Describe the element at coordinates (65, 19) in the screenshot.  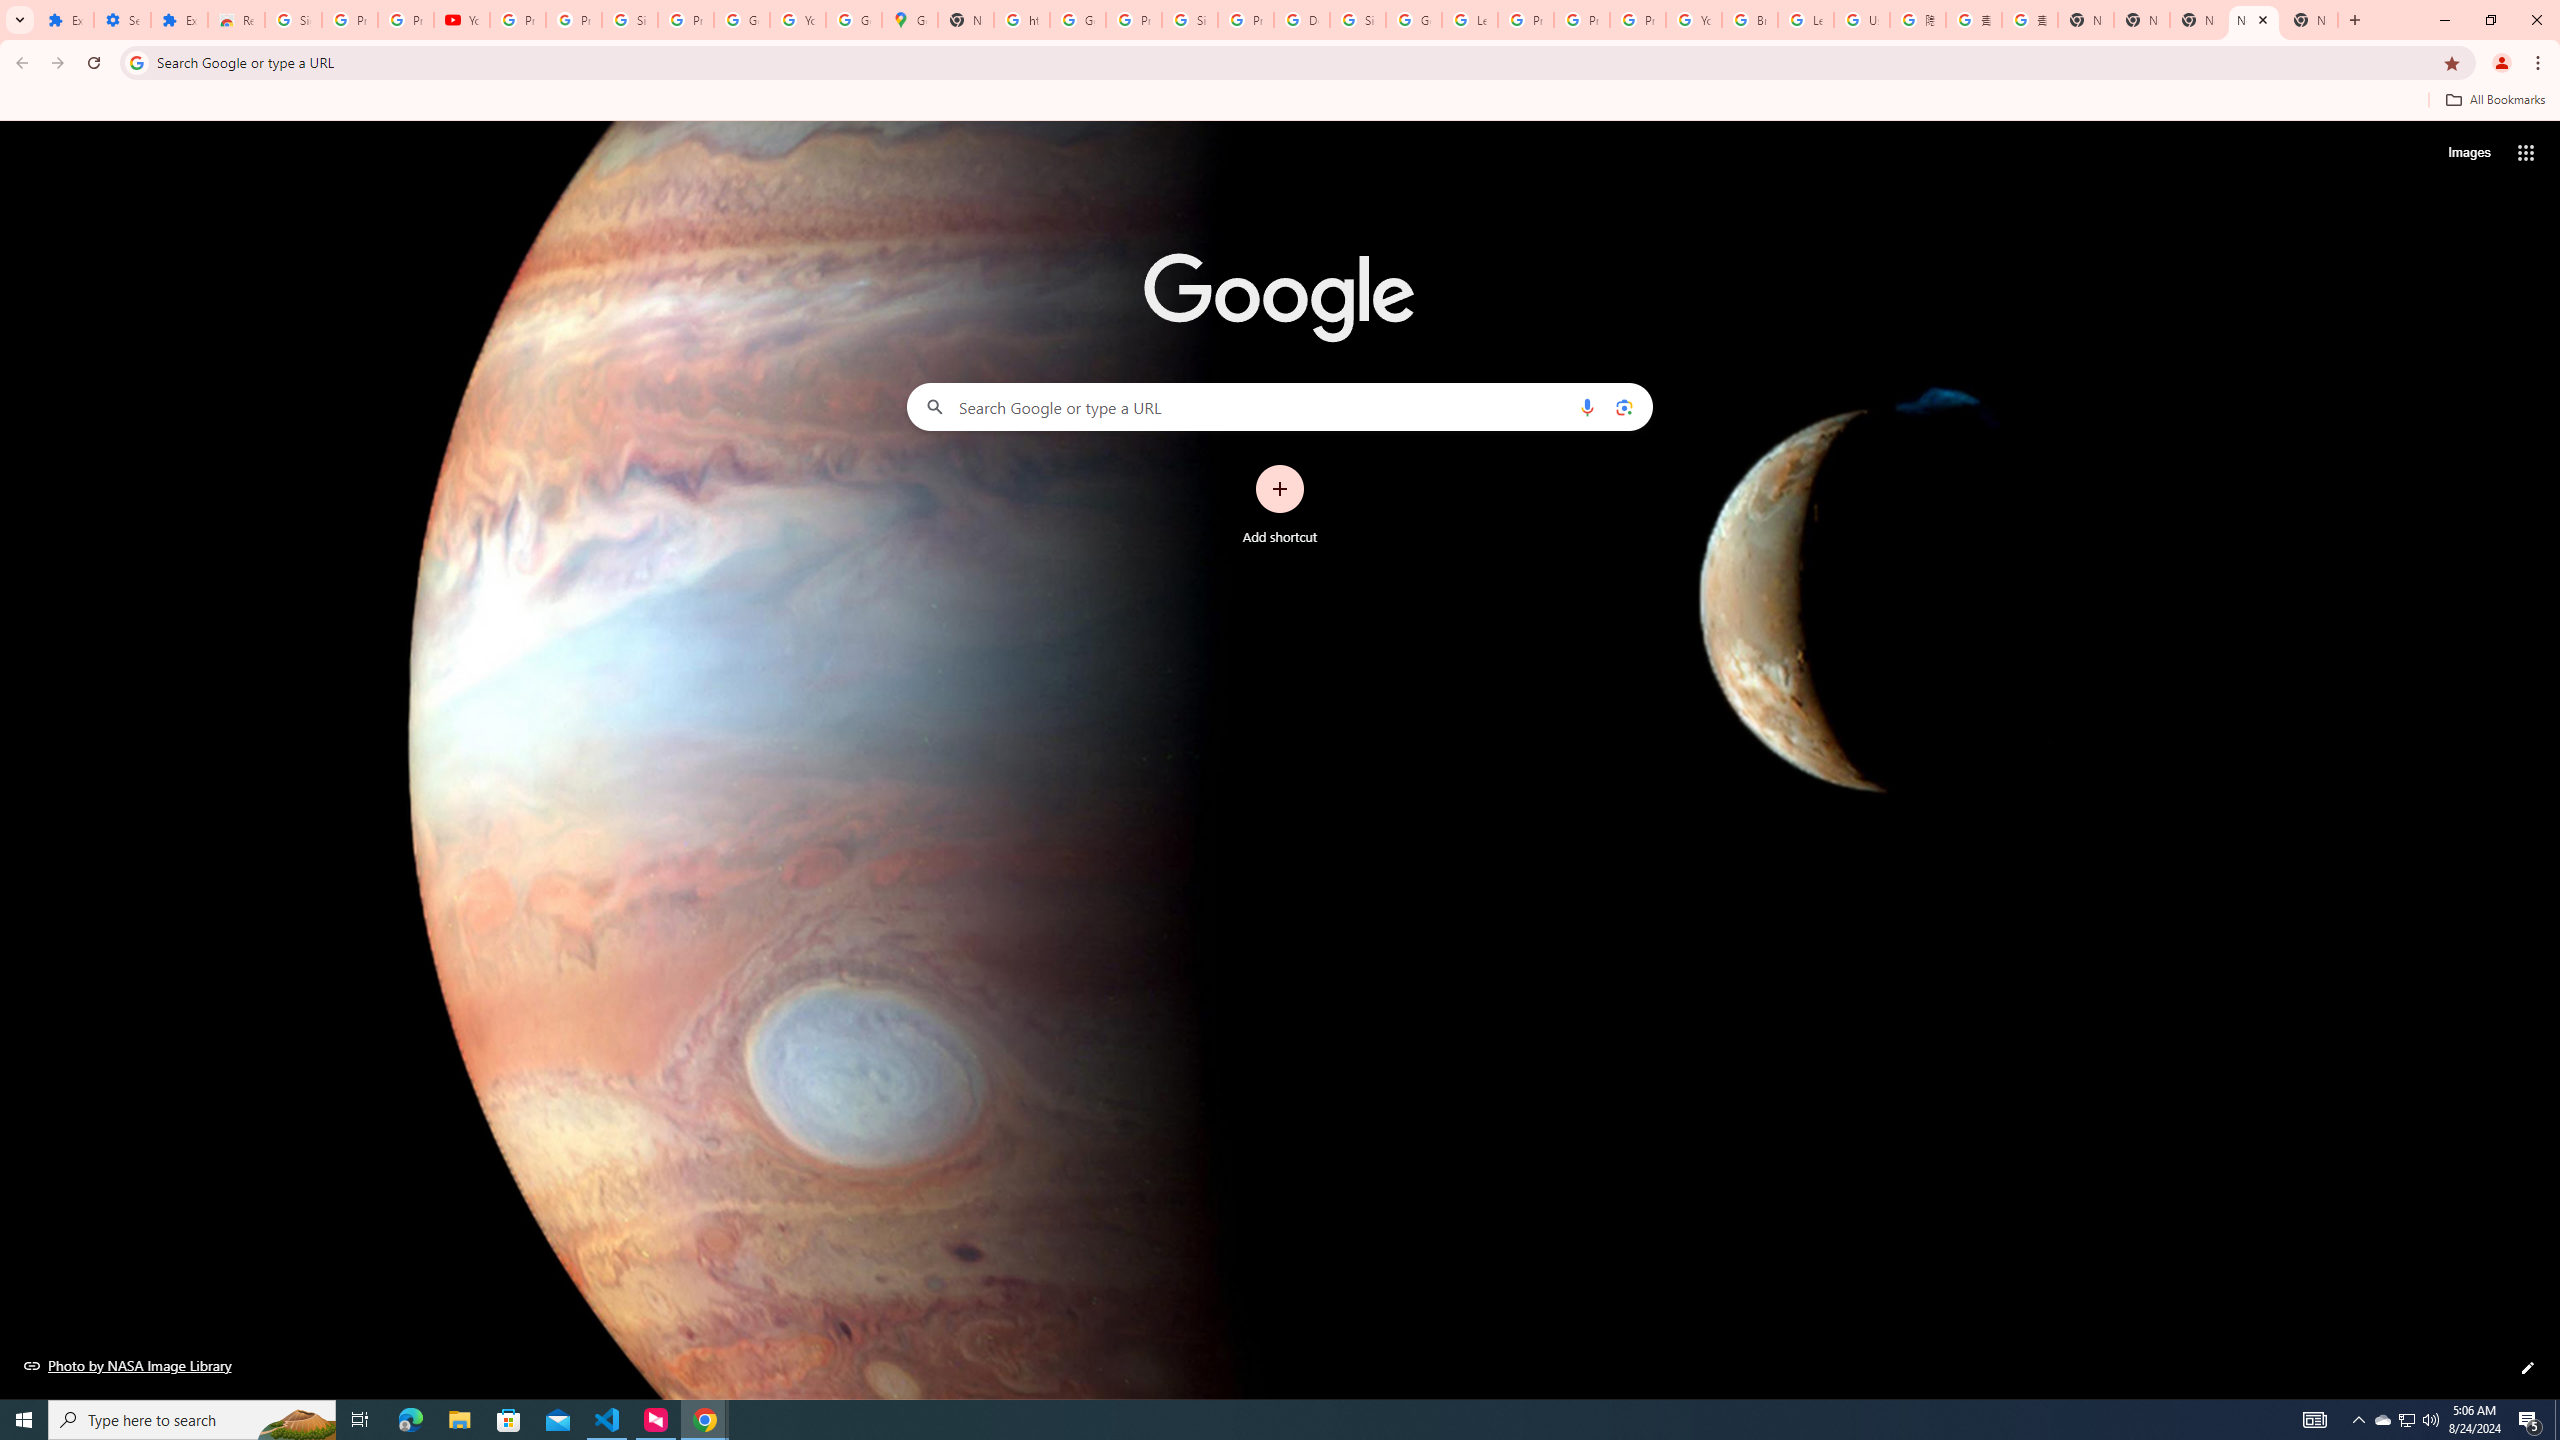
I see `'Extensions'` at that location.